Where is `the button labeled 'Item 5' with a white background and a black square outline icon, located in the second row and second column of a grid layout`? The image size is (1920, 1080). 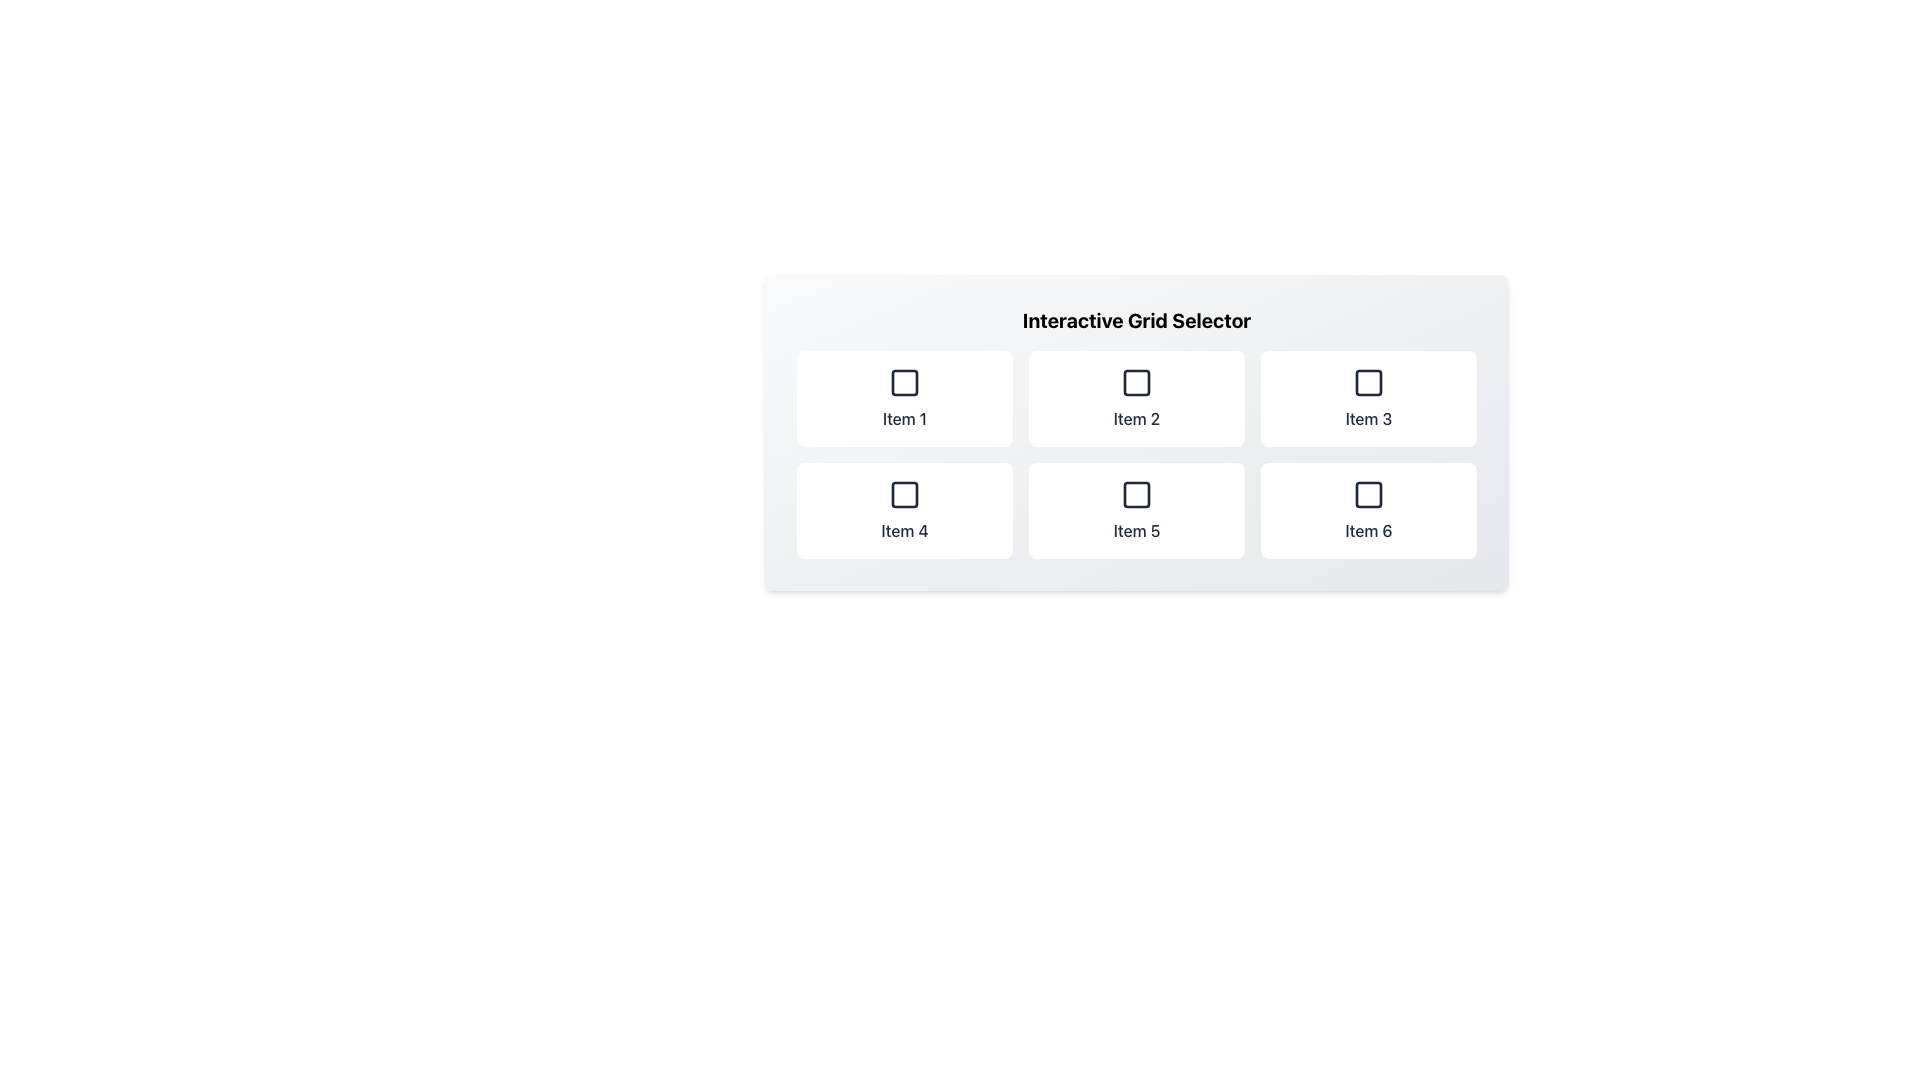 the button labeled 'Item 5' with a white background and a black square outline icon, located in the second row and second column of a grid layout is located at coordinates (1137, 509).